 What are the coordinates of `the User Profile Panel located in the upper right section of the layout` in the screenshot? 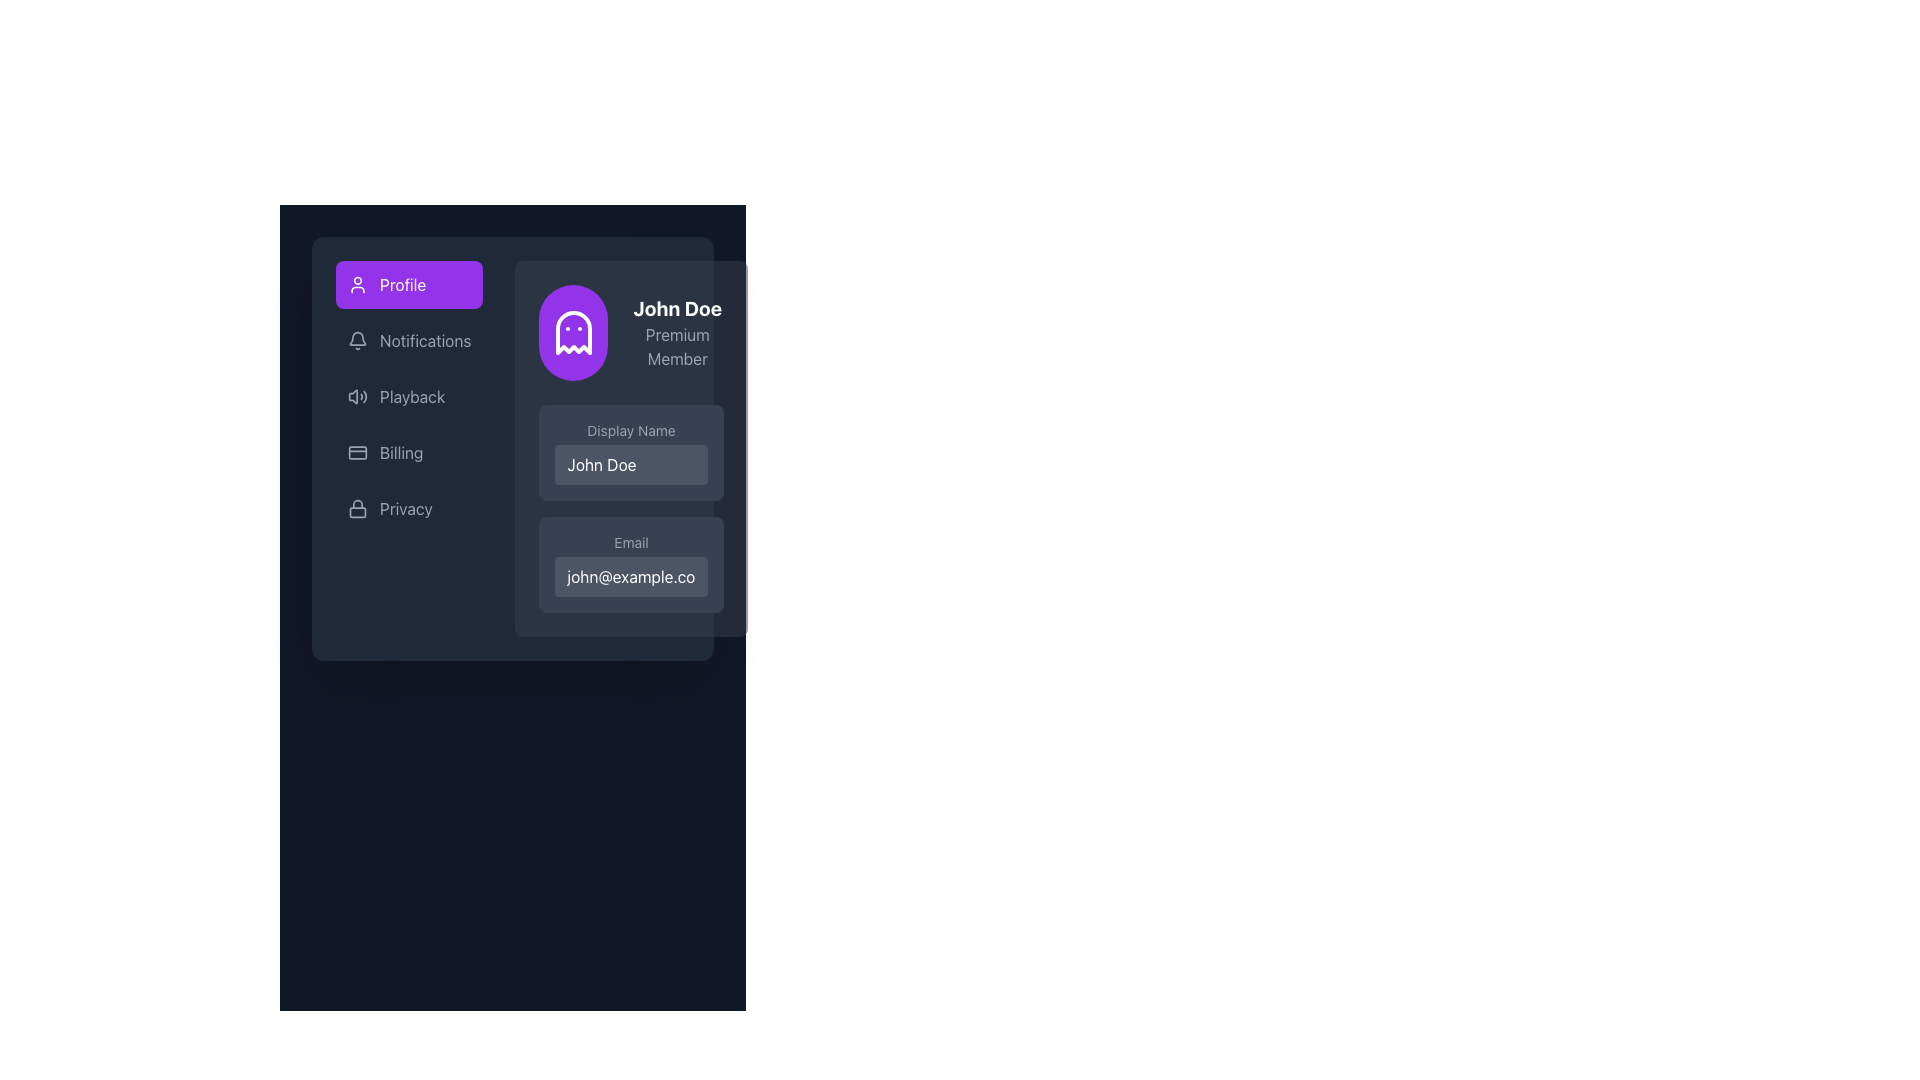 It's located at (630, 447).